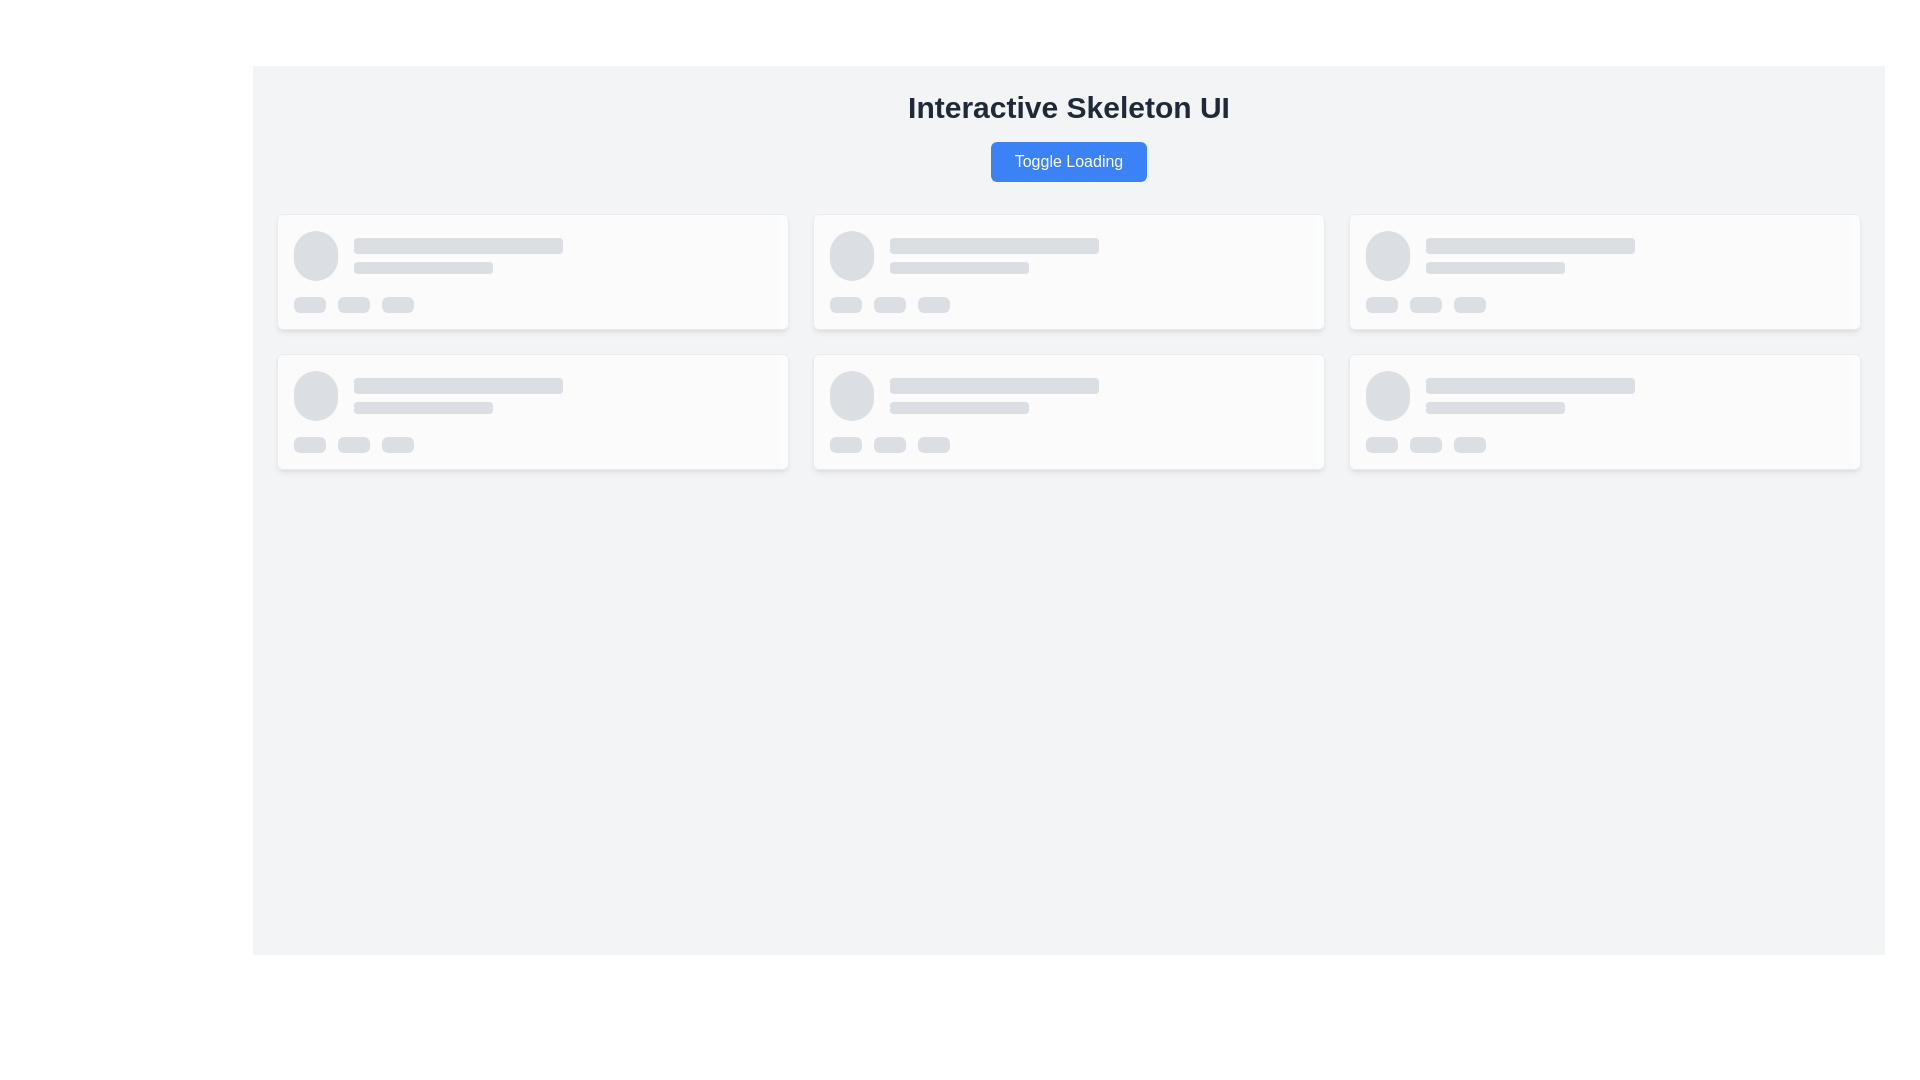  I want to click on the Placeholder Component located in the top-right block of the grid layout, which simulates a loading placeholder for content, so click(1068, 254).